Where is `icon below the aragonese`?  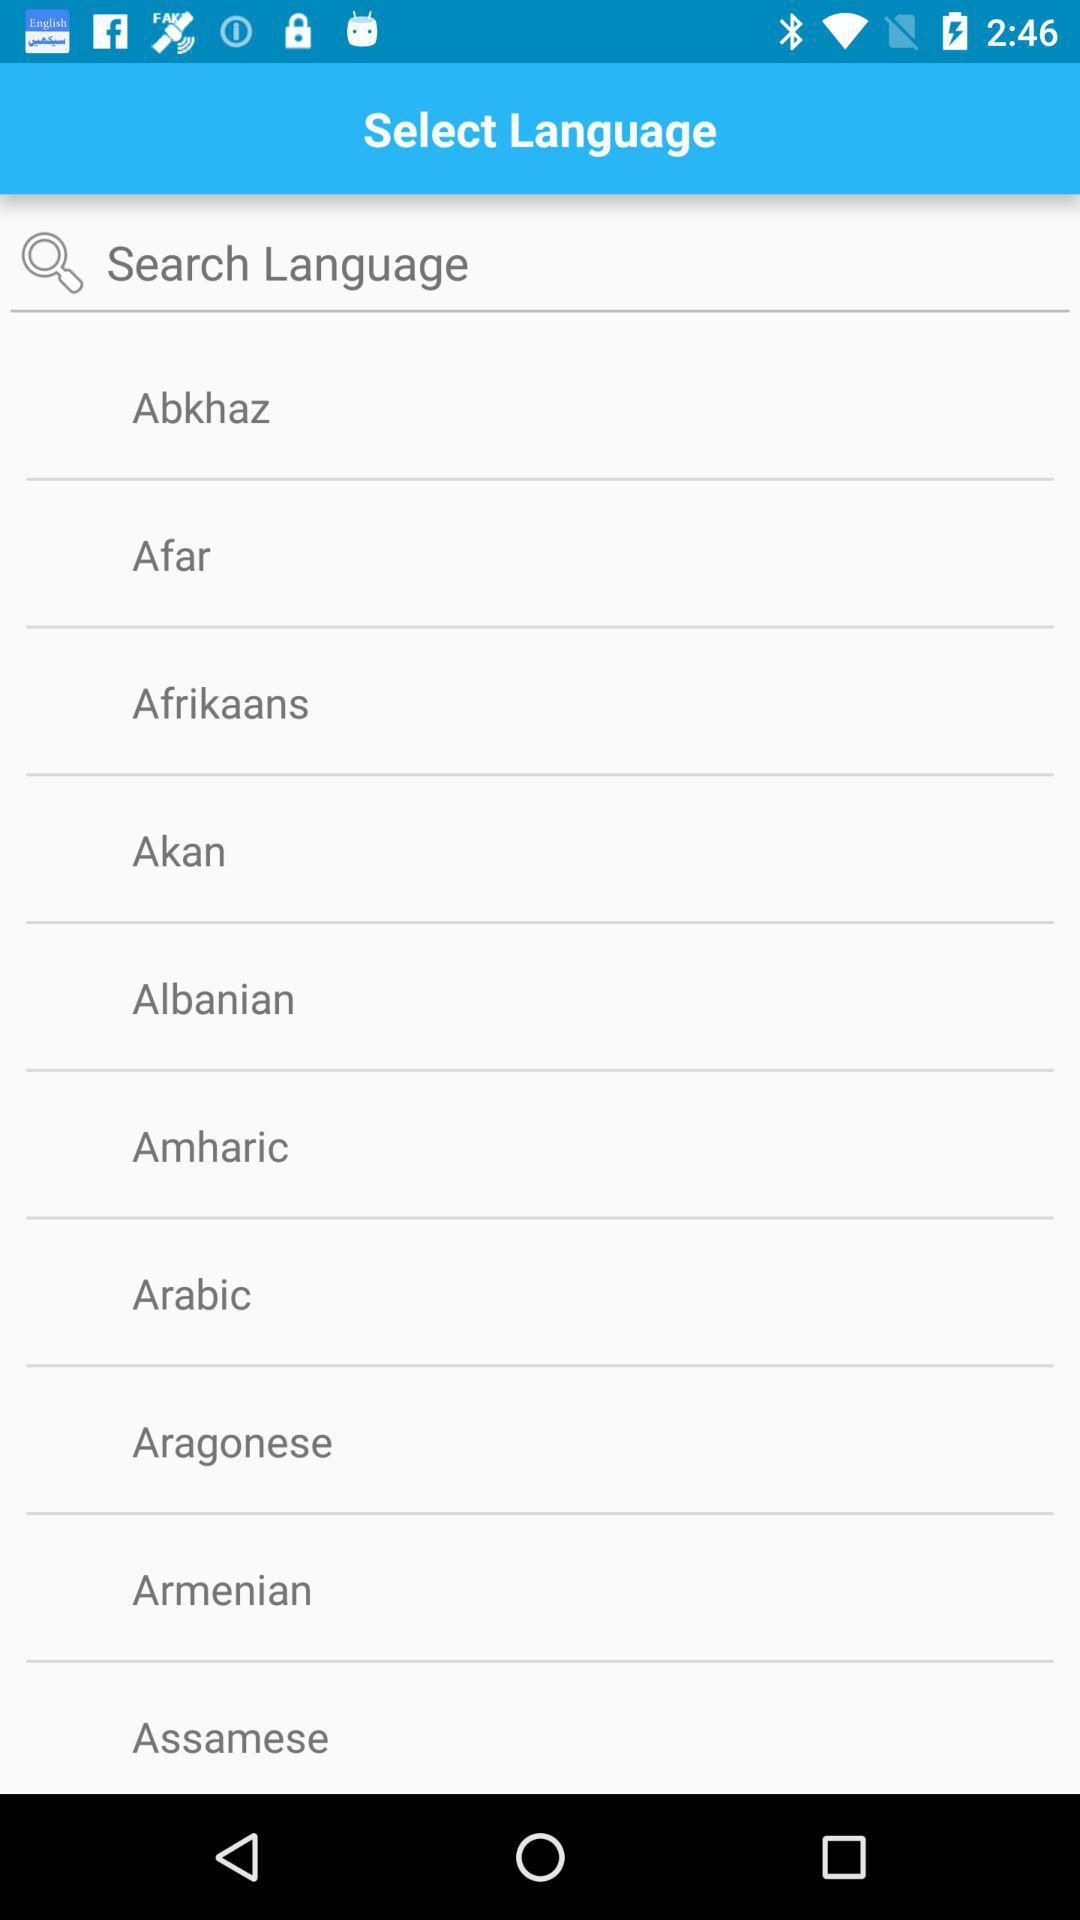
icon below the aragonese is located at coordinates (540, 1513).